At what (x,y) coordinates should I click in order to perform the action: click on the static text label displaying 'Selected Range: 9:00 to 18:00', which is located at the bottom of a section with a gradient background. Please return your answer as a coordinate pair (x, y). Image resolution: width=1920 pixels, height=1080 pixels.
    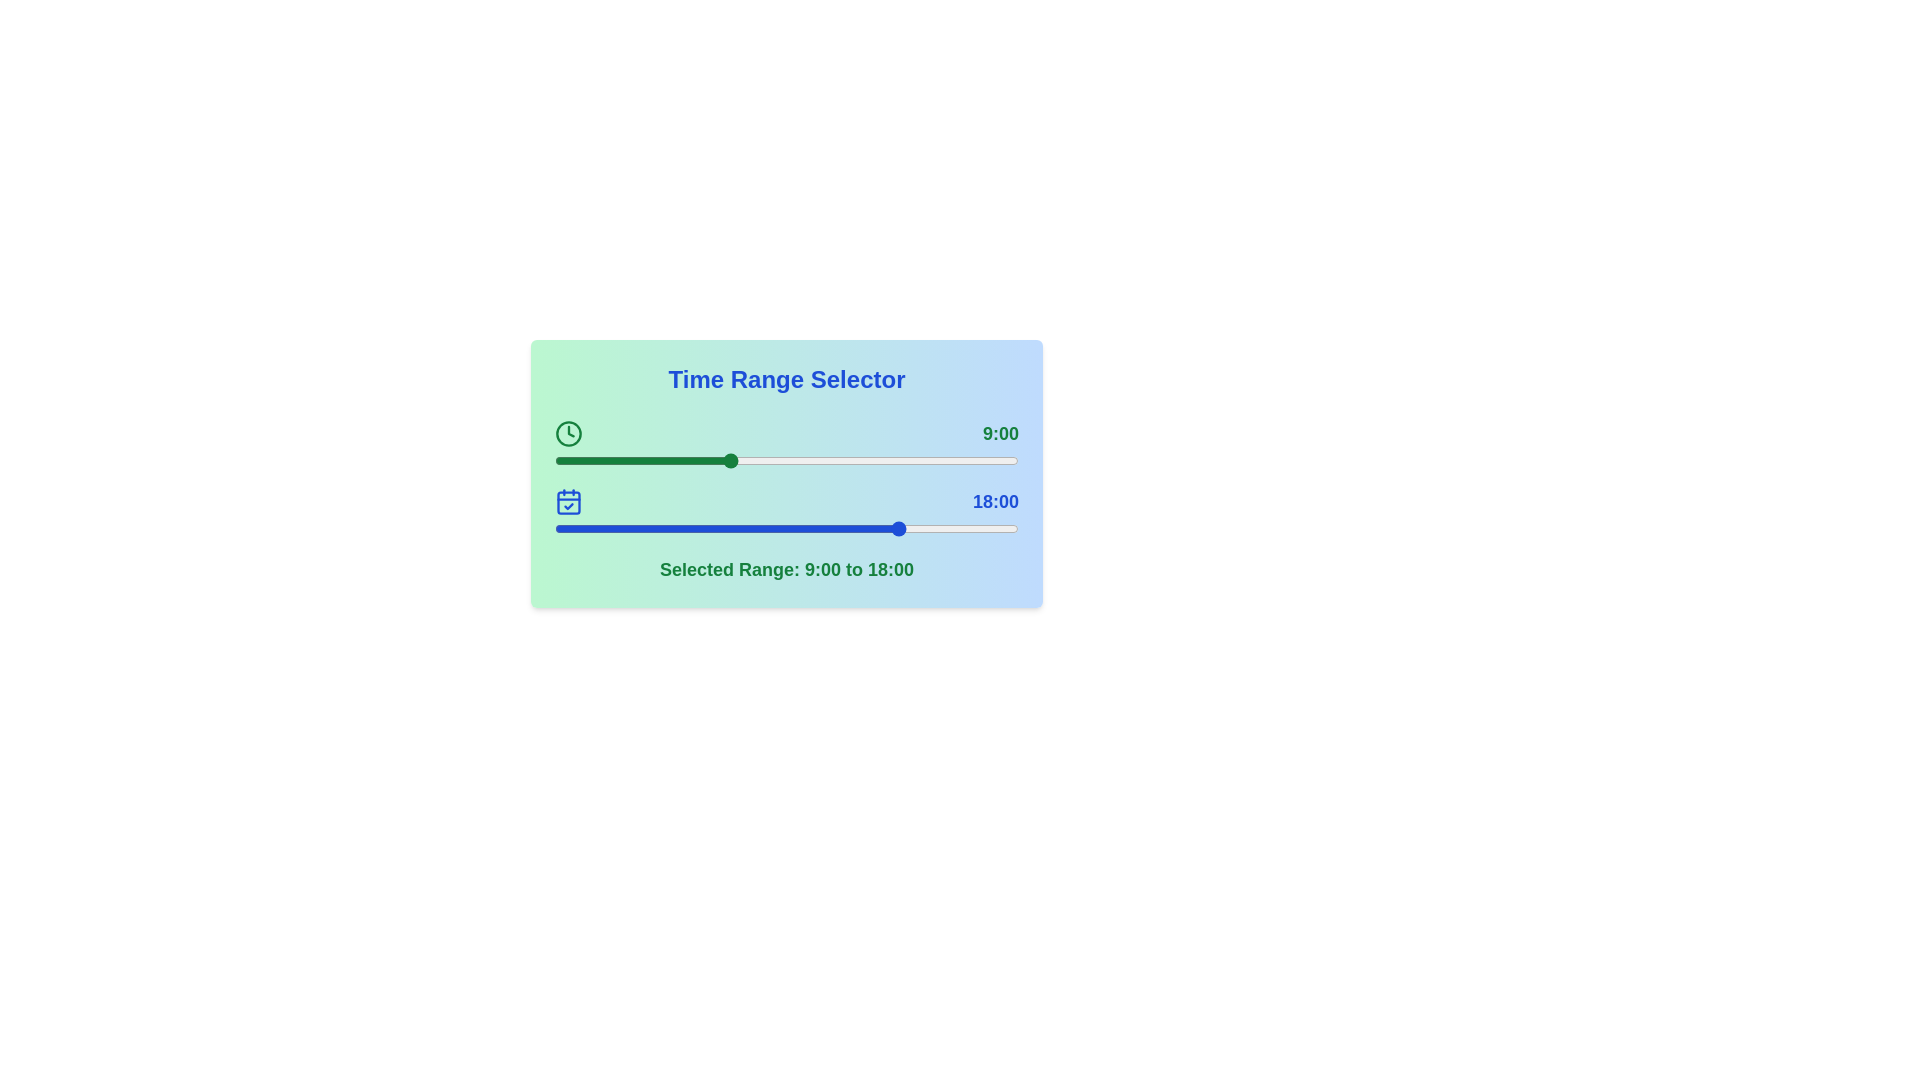
    Looking at the image, I should click on (786, 570).